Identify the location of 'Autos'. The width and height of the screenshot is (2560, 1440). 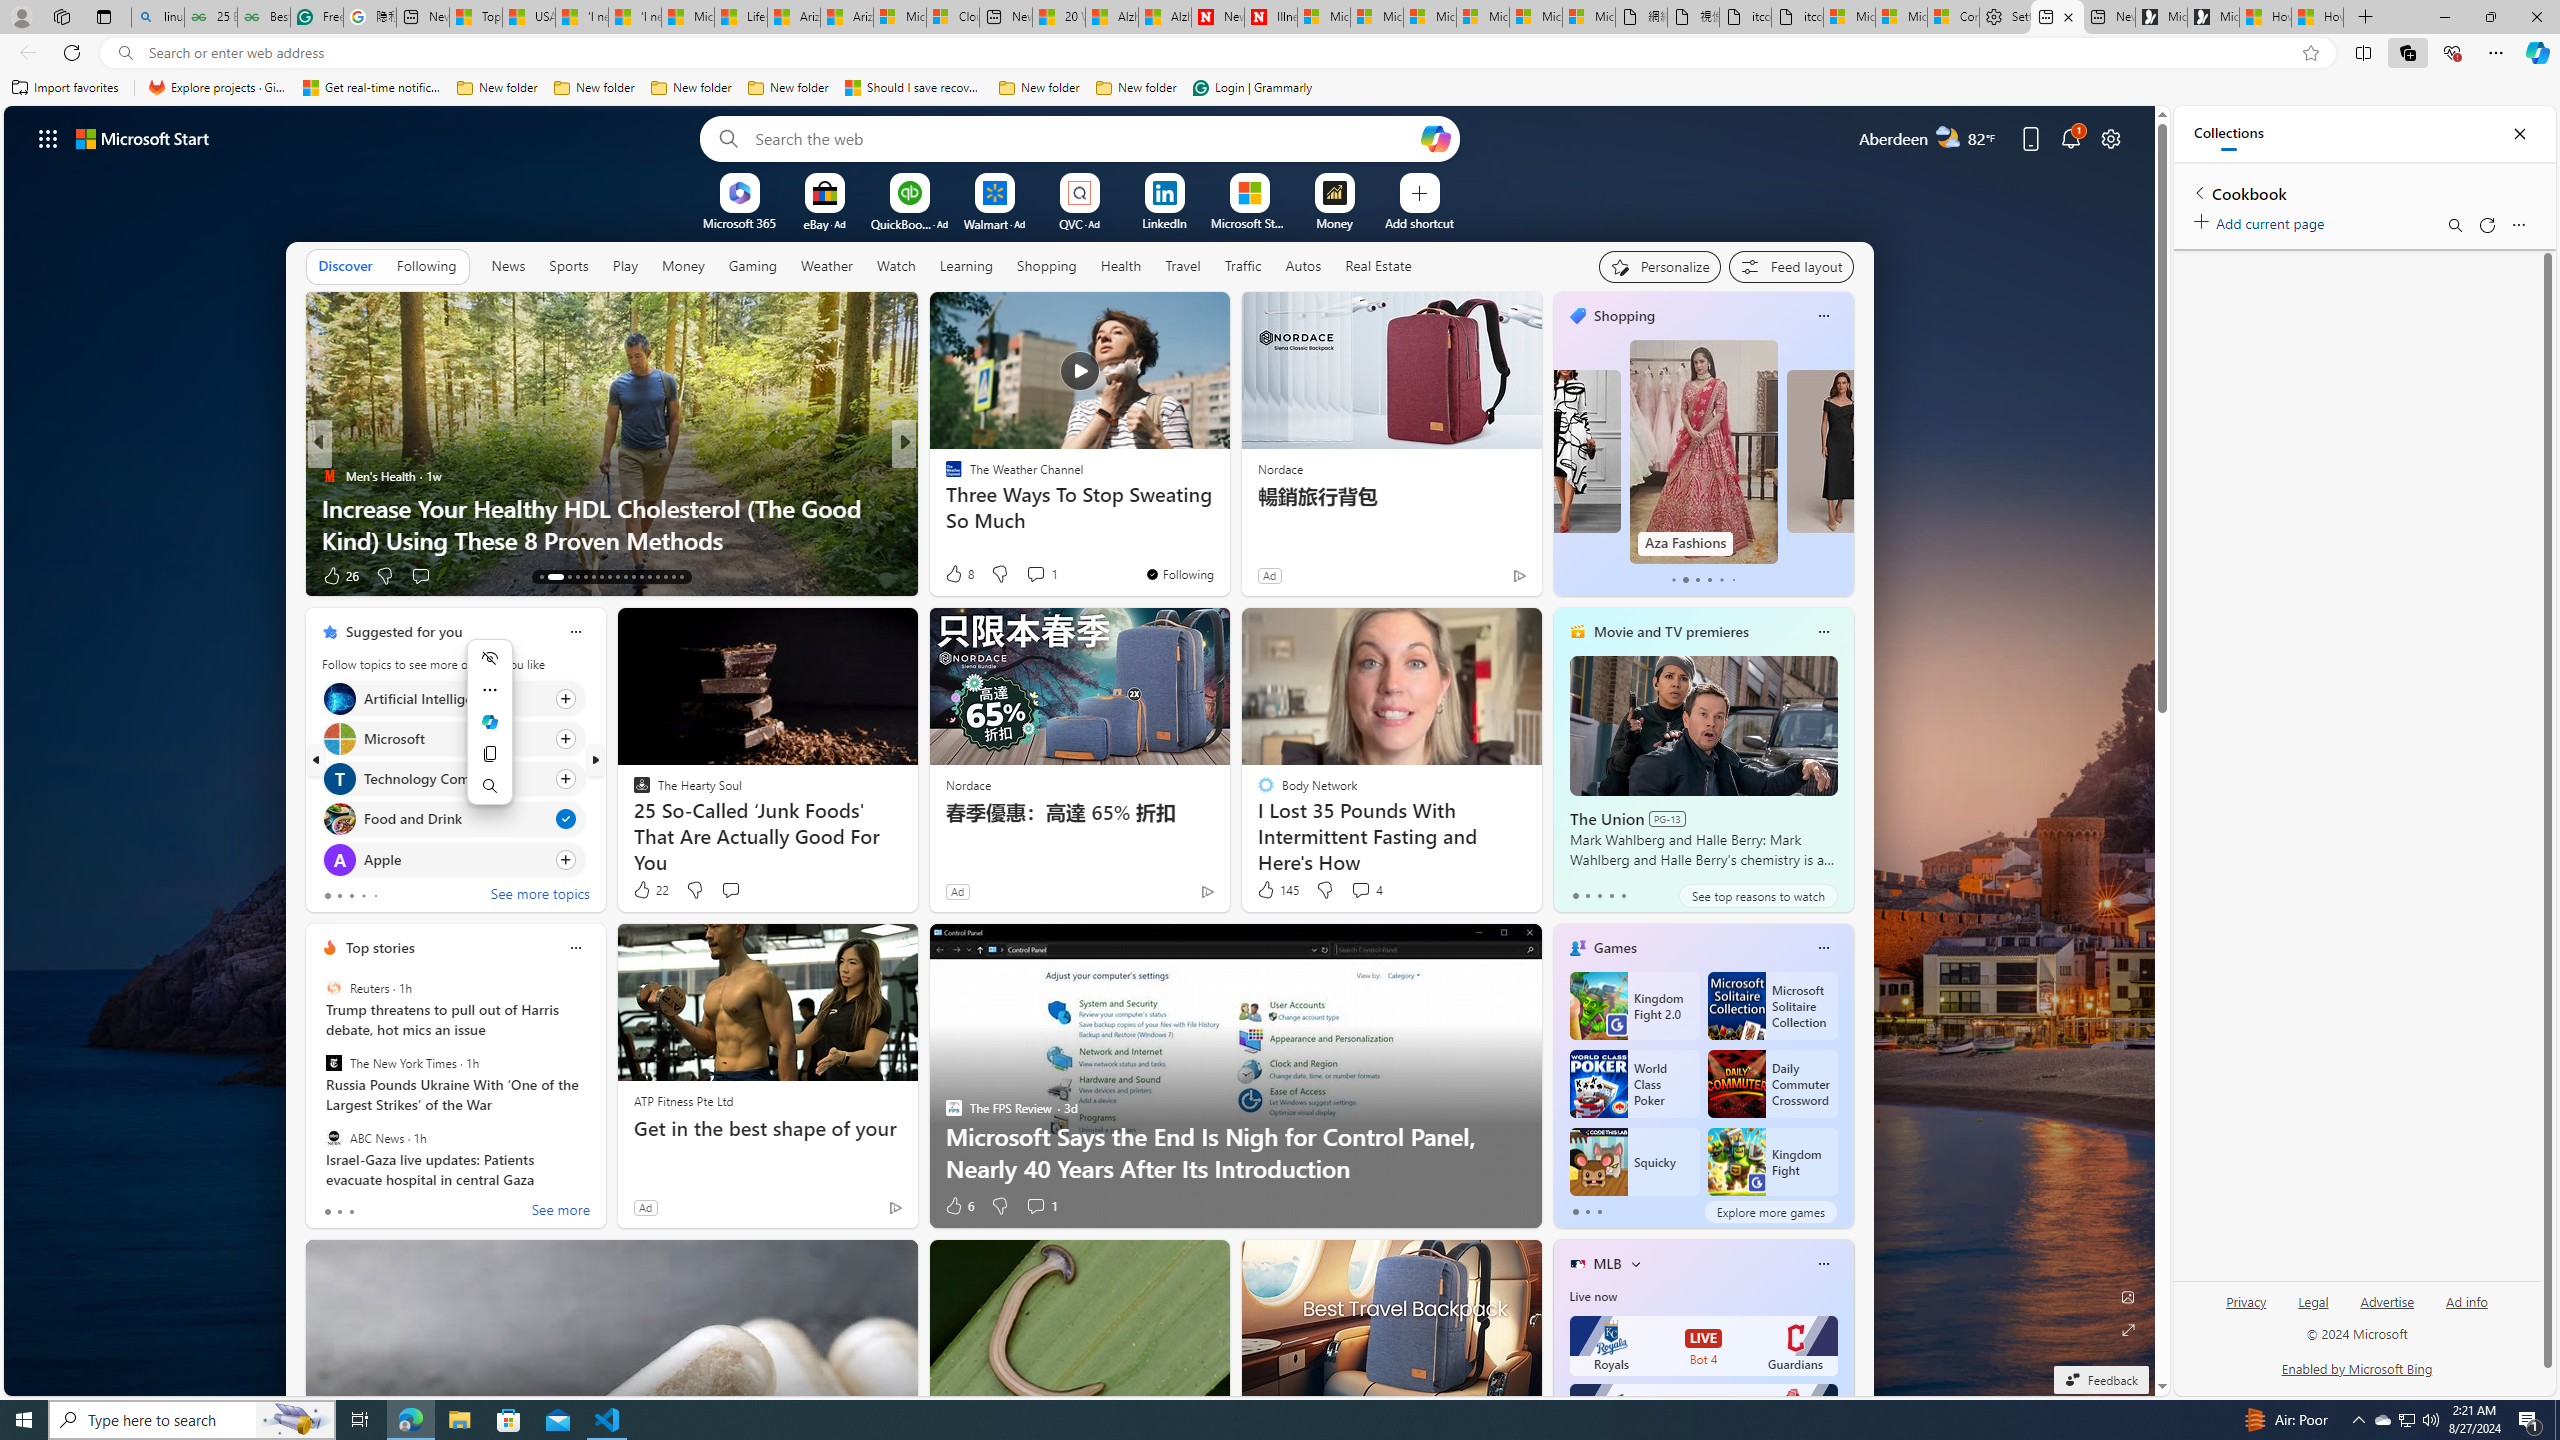
(1303, 265).